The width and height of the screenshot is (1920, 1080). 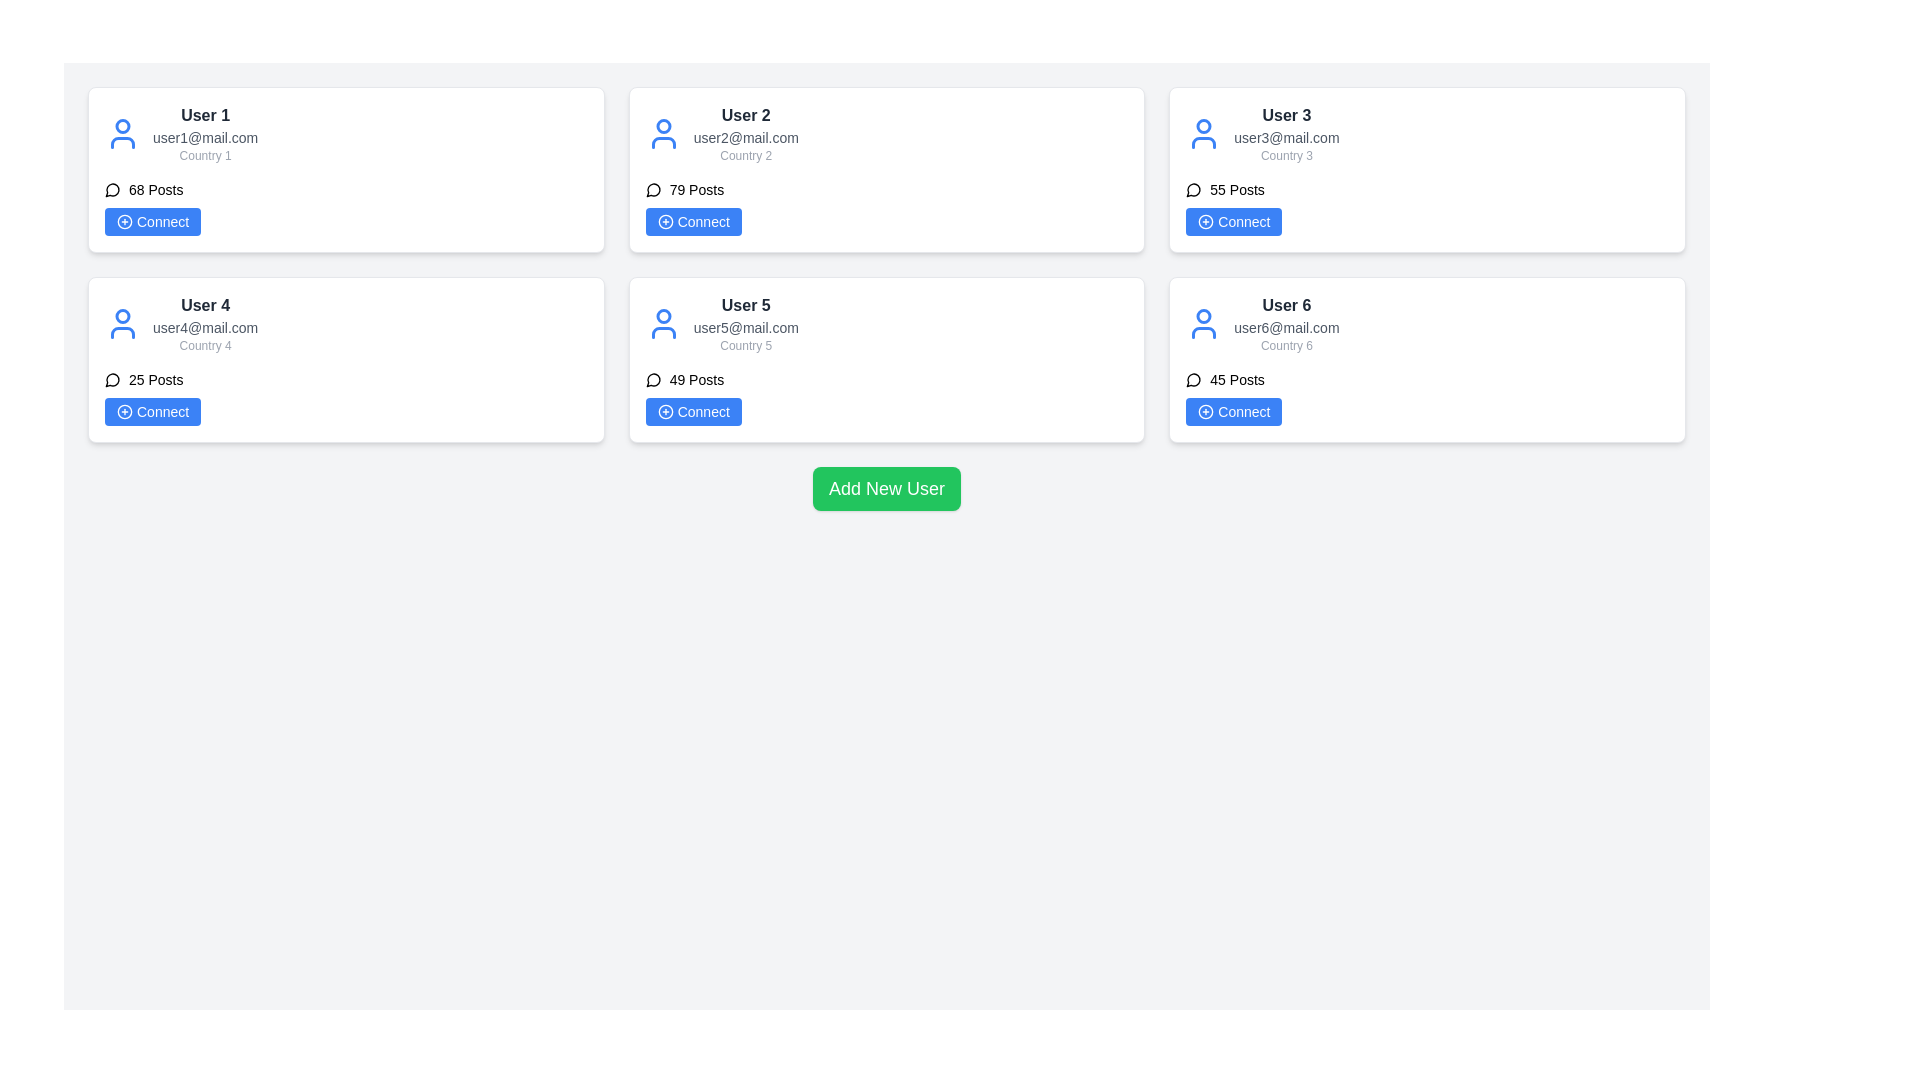 What do you see at coordinates (653, 380) in the screenshot?
I see `the messaging/chat bubble icon located to the left of the '49 Posts' text label in the lower-right section of the card layout for 'User 5'` at bounding box center [653, 380].